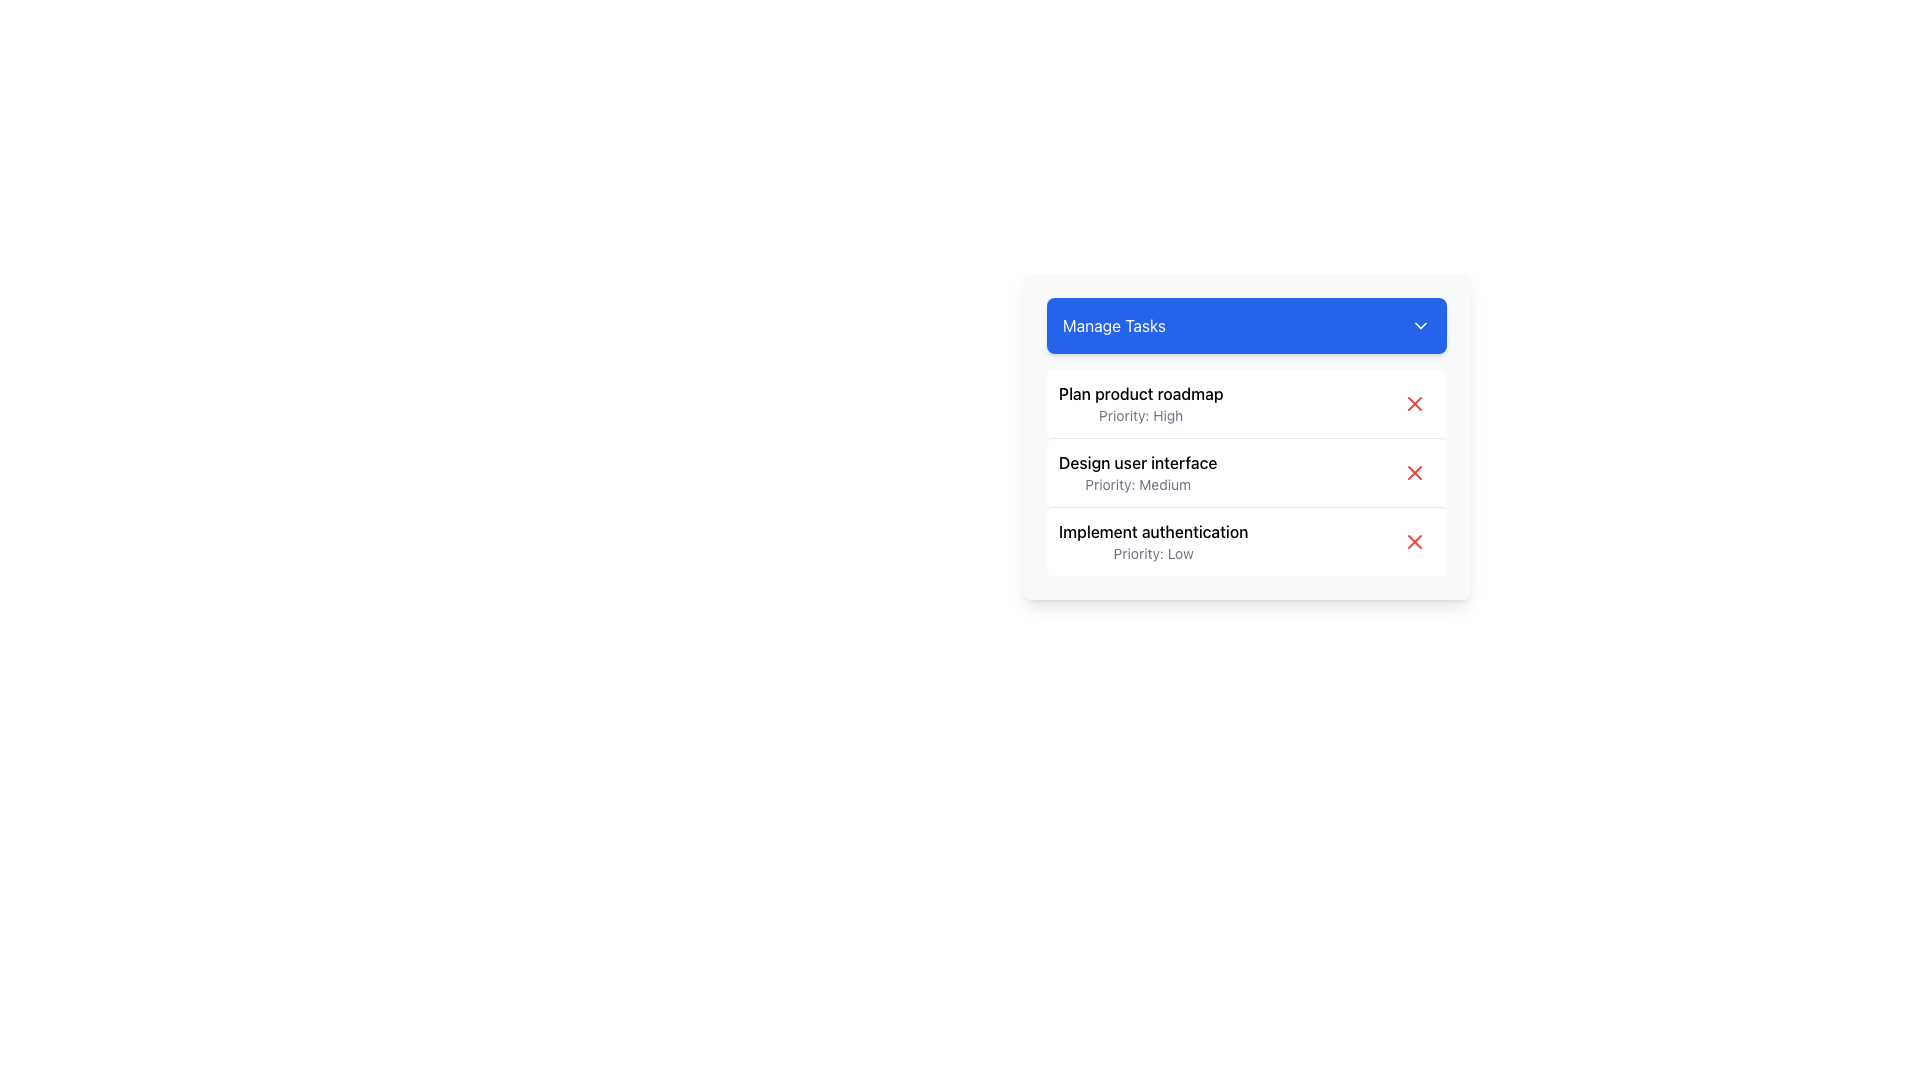  Describe the element at coordinates (1141, 404) in the screenshot. I see `the Static Text Block containing the primary text 'Plan product roadmap' and secondary text 'Priority: High', which is the first row in the task list under 'Manage Tasks'` at that location.